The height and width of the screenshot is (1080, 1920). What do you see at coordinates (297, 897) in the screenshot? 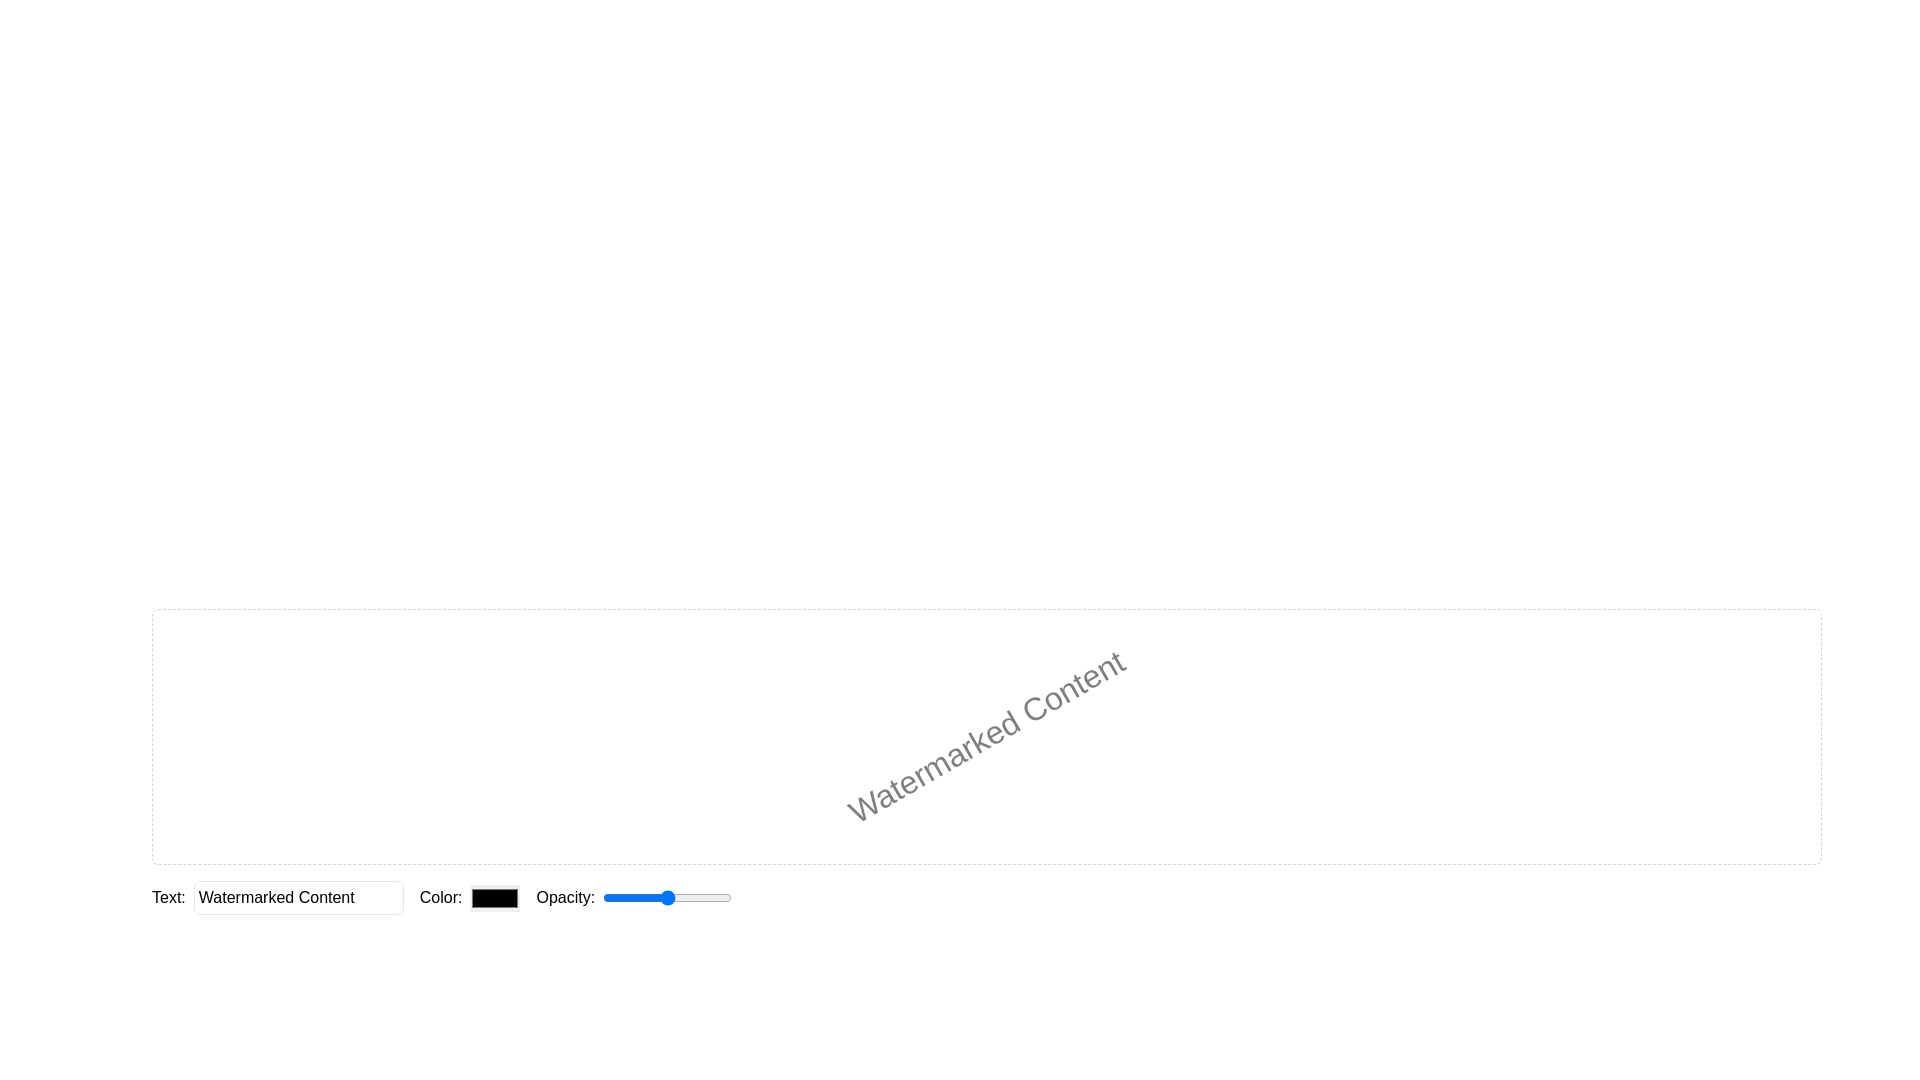
I see `the text input field that contains pre-filled text 'Watermarked Content' to focus on it` at bounding box center [297, 897].